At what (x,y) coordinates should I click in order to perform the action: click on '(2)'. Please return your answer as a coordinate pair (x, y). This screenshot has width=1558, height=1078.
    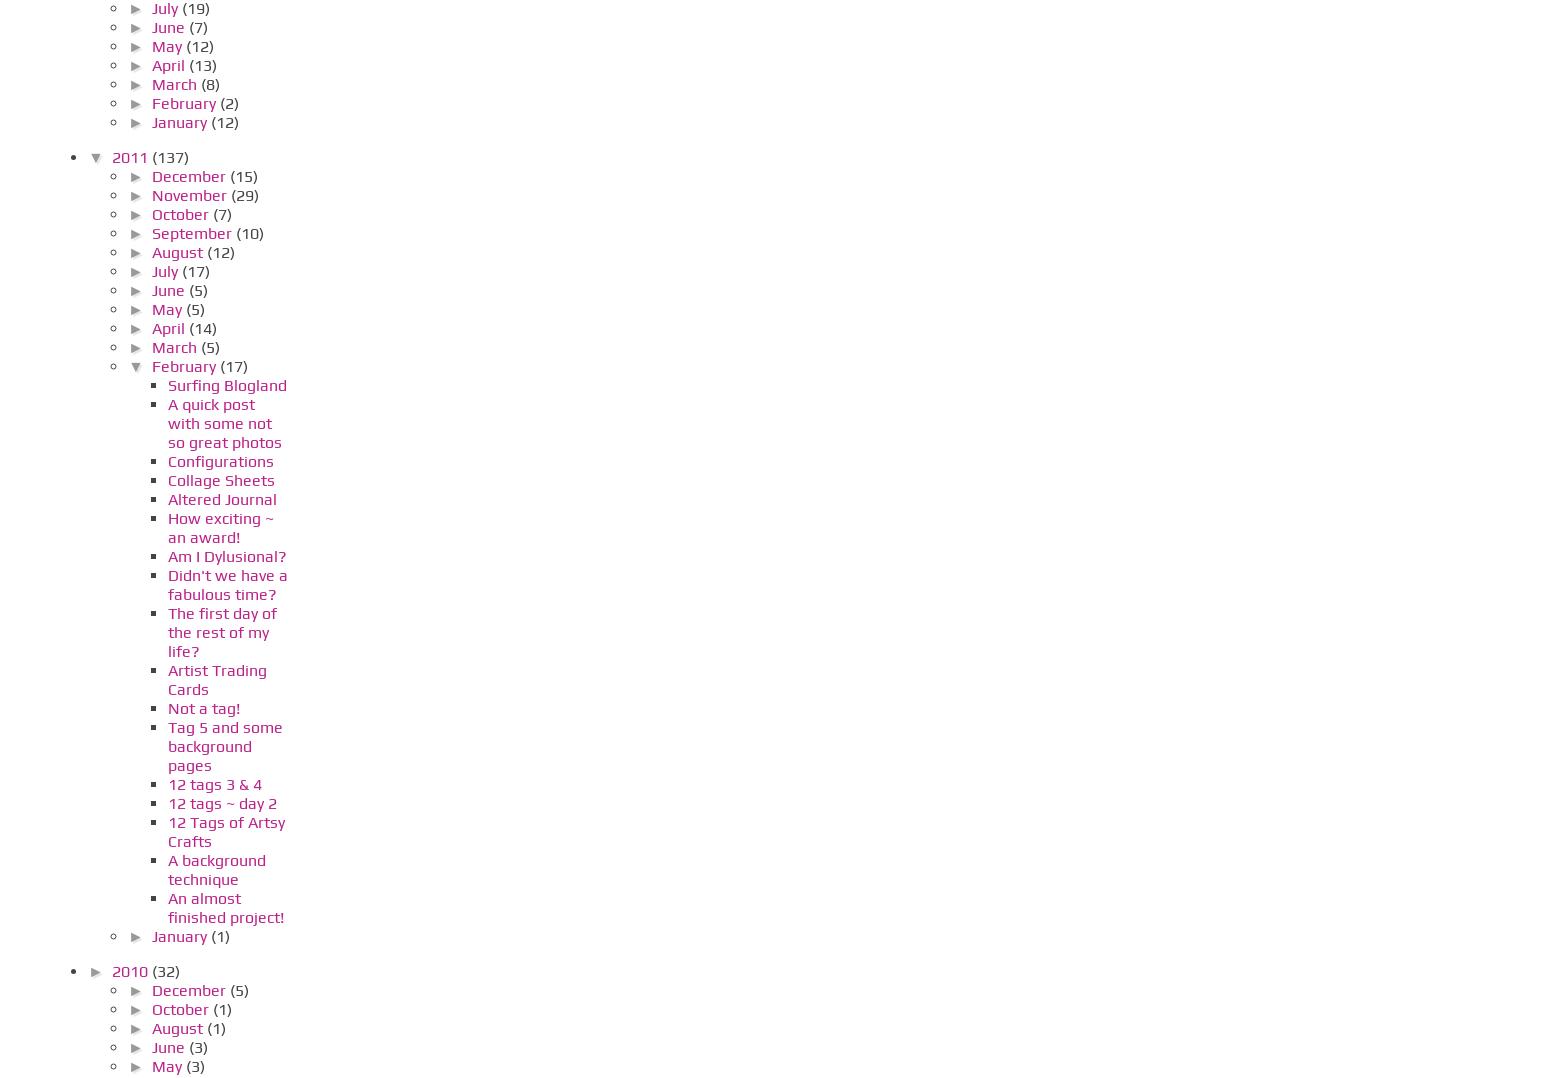
    Looking at the image, I should click on (228, 101).